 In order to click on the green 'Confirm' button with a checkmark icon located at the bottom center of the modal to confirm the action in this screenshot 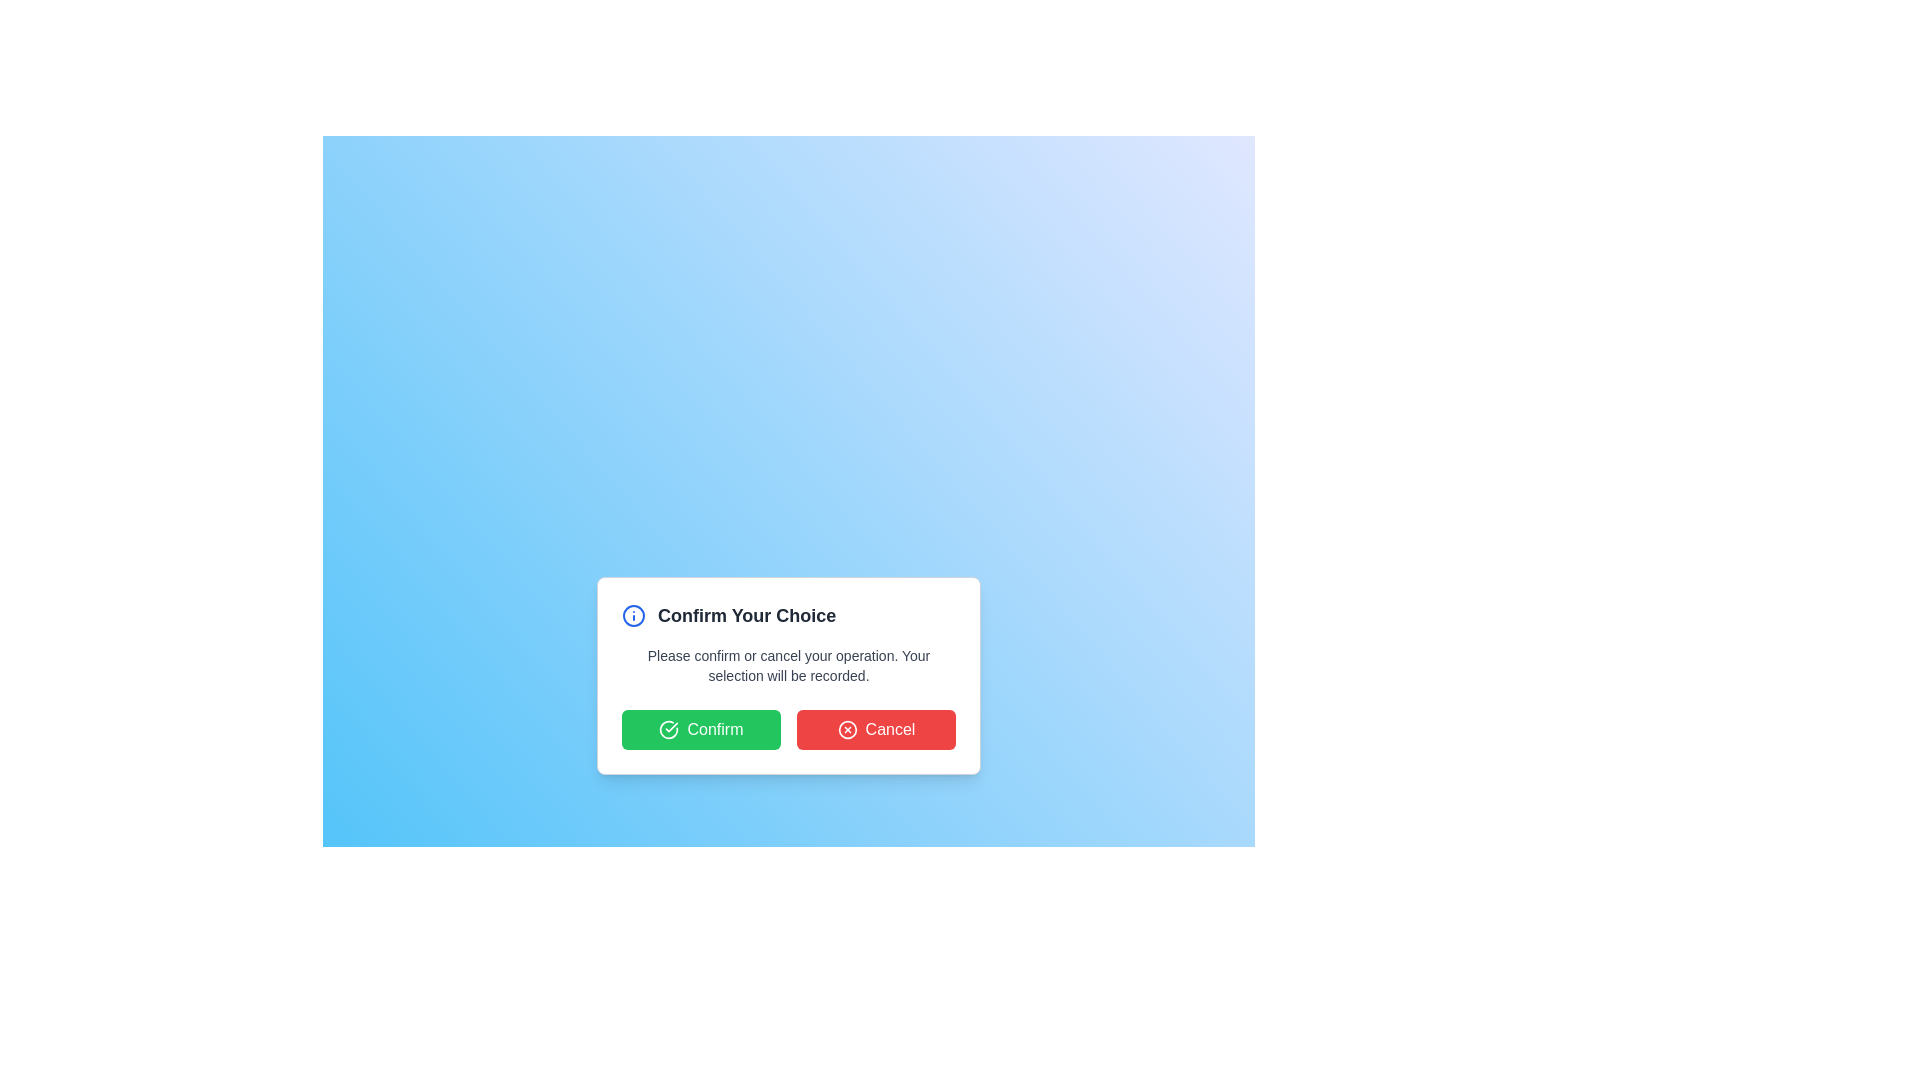, I will do `click(701, 729)`.